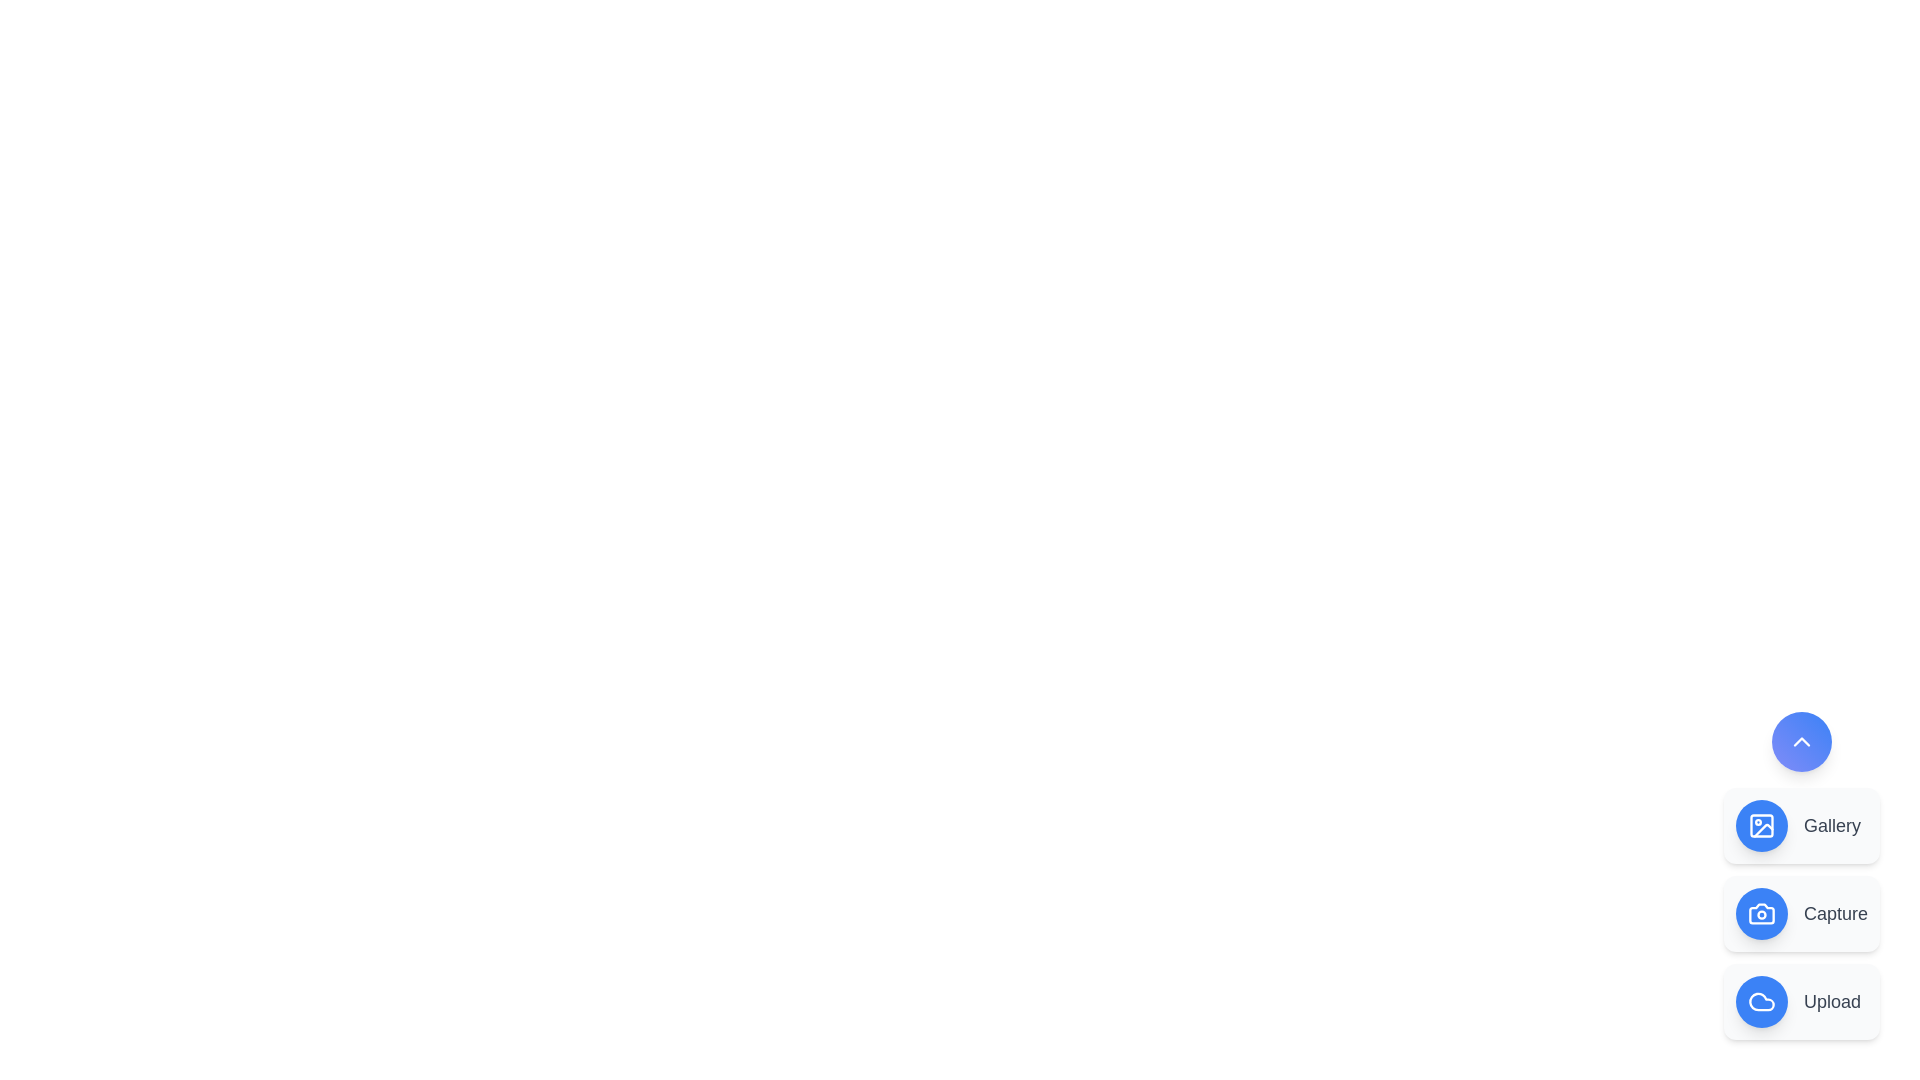 The image size is (1920, 1080). I want to click on the main button to toggle the menu visibility, so click(1801, 741).